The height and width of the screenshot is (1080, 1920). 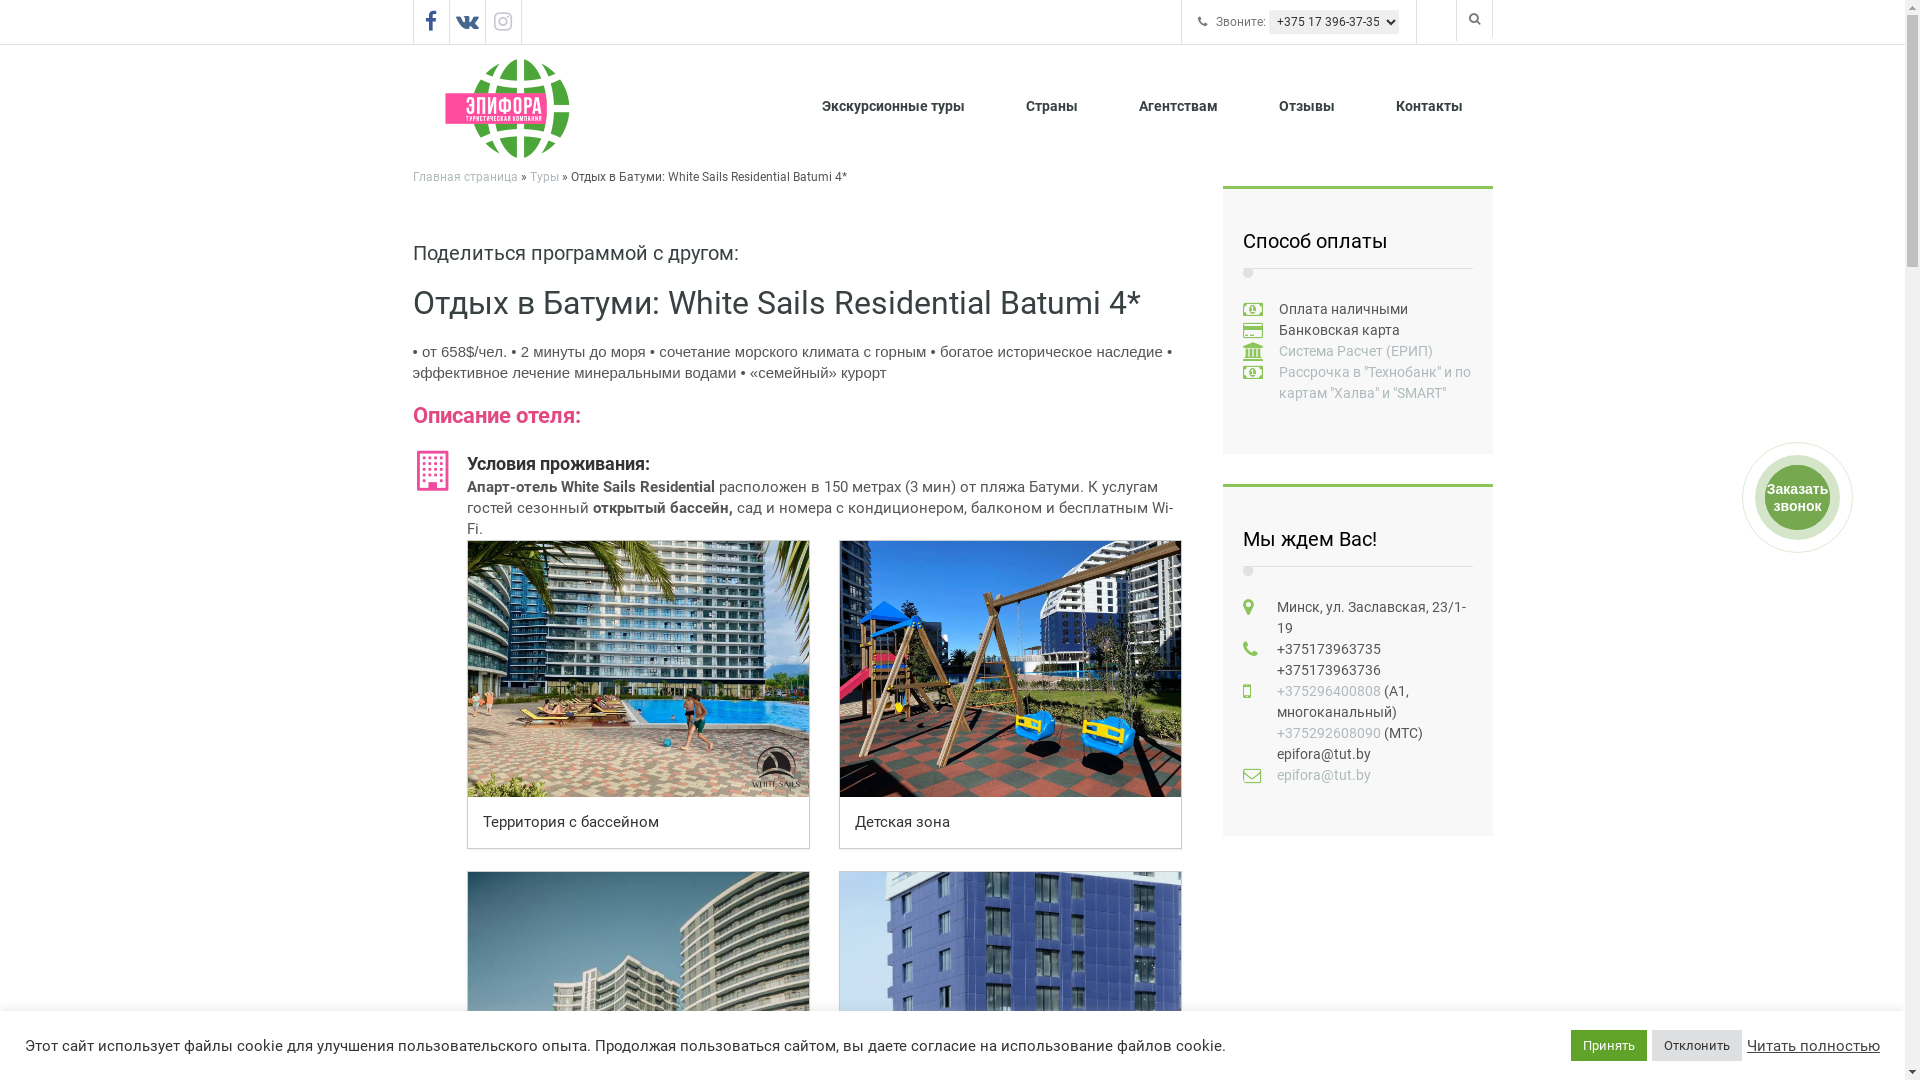 I want to click on '+375296400808', so click(x=1275, y=689).